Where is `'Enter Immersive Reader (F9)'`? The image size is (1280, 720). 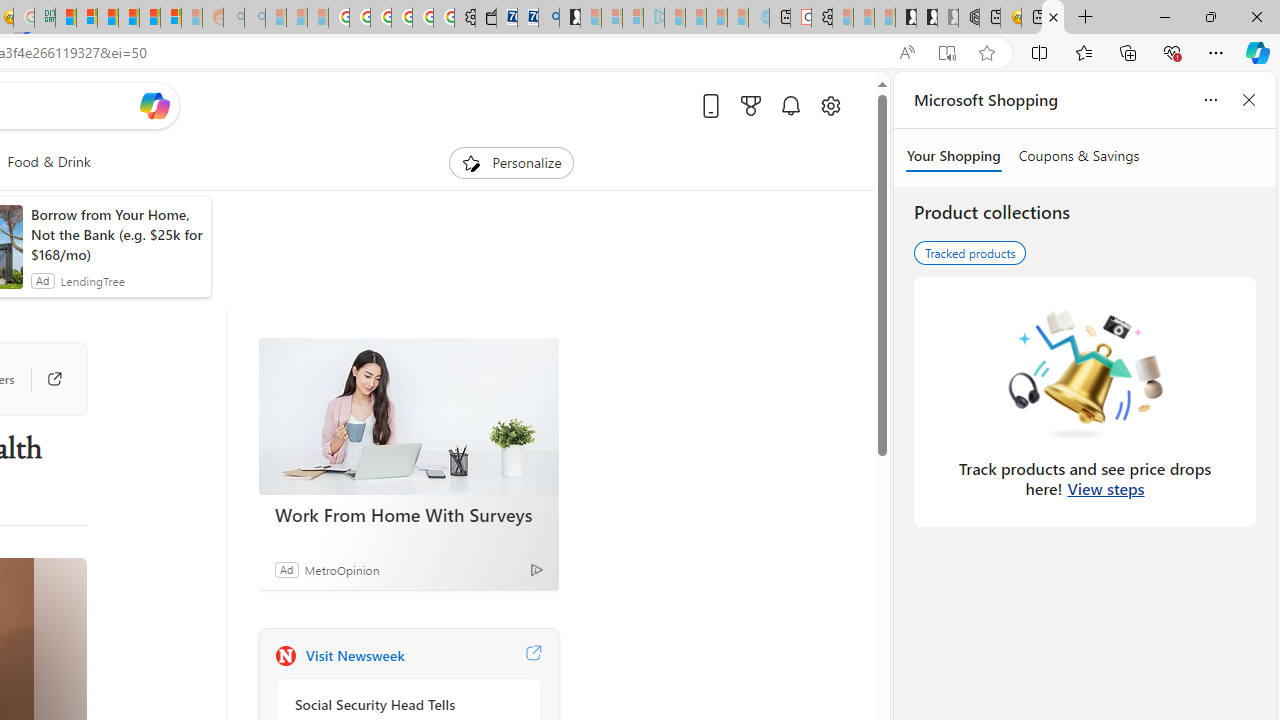
'Enter Immersive Reader (F9)' is located at coordinates (945, 52).